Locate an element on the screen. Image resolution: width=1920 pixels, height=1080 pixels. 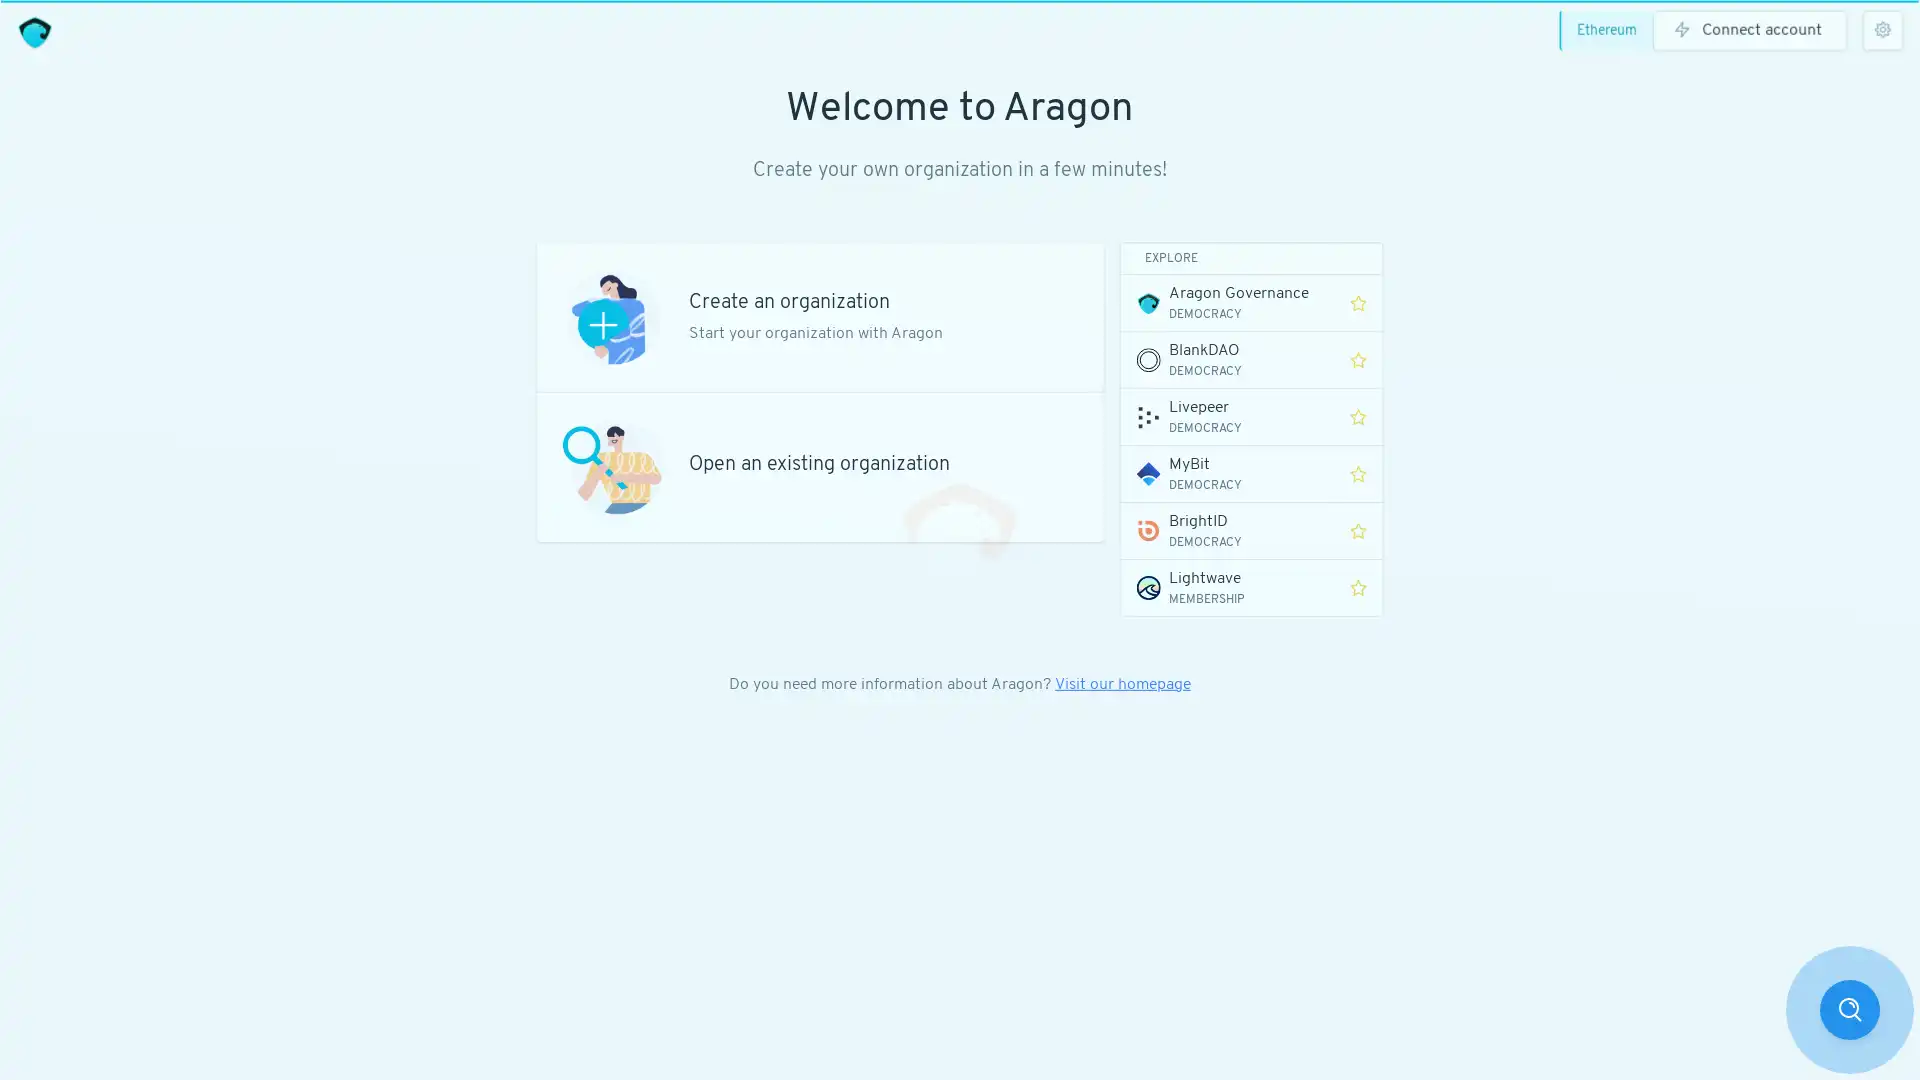
Back to home is located at coordinates (33, 32).